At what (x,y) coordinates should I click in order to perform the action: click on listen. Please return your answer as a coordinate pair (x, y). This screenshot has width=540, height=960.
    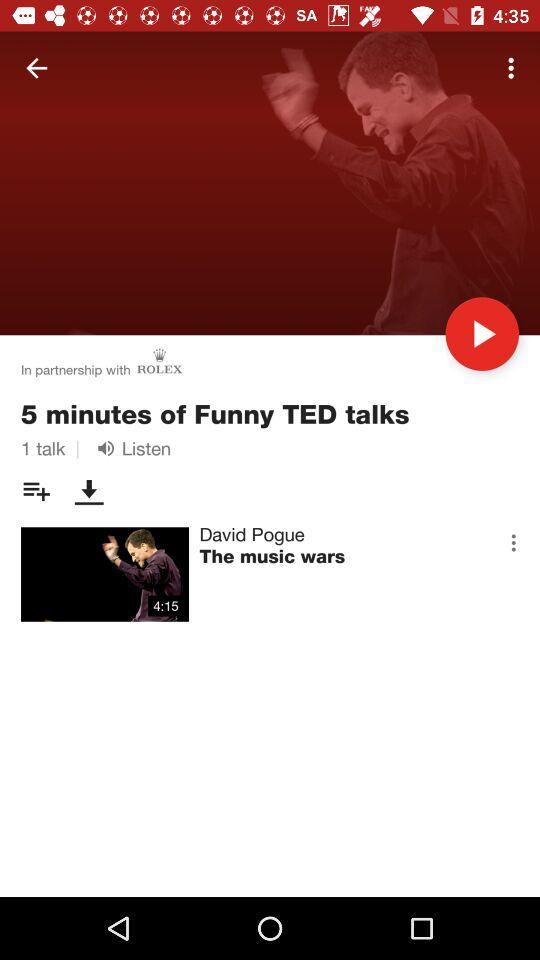
    Looking at the image, I should click on (130, 448).